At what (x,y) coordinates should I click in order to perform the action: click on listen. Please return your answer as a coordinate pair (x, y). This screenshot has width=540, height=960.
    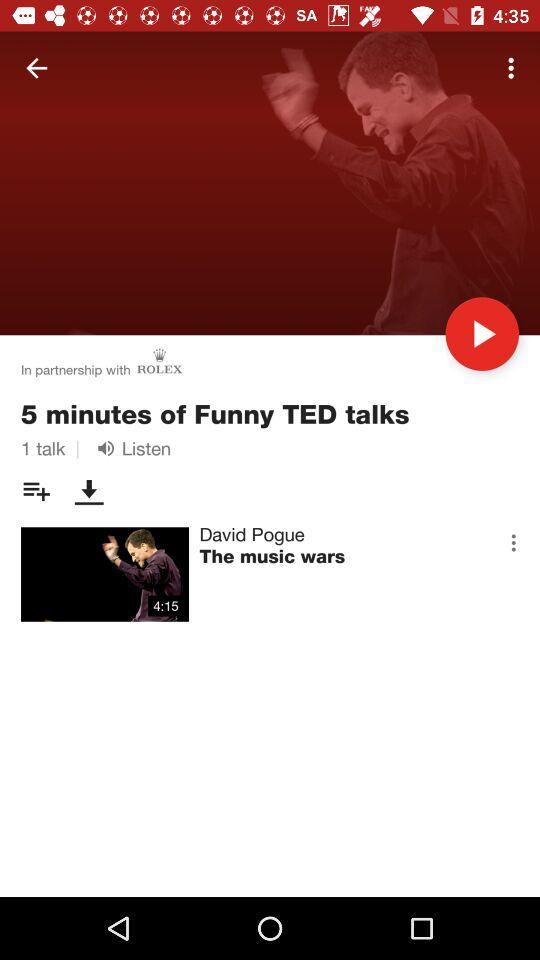
    Looking at the image, I should click on (130, 448).